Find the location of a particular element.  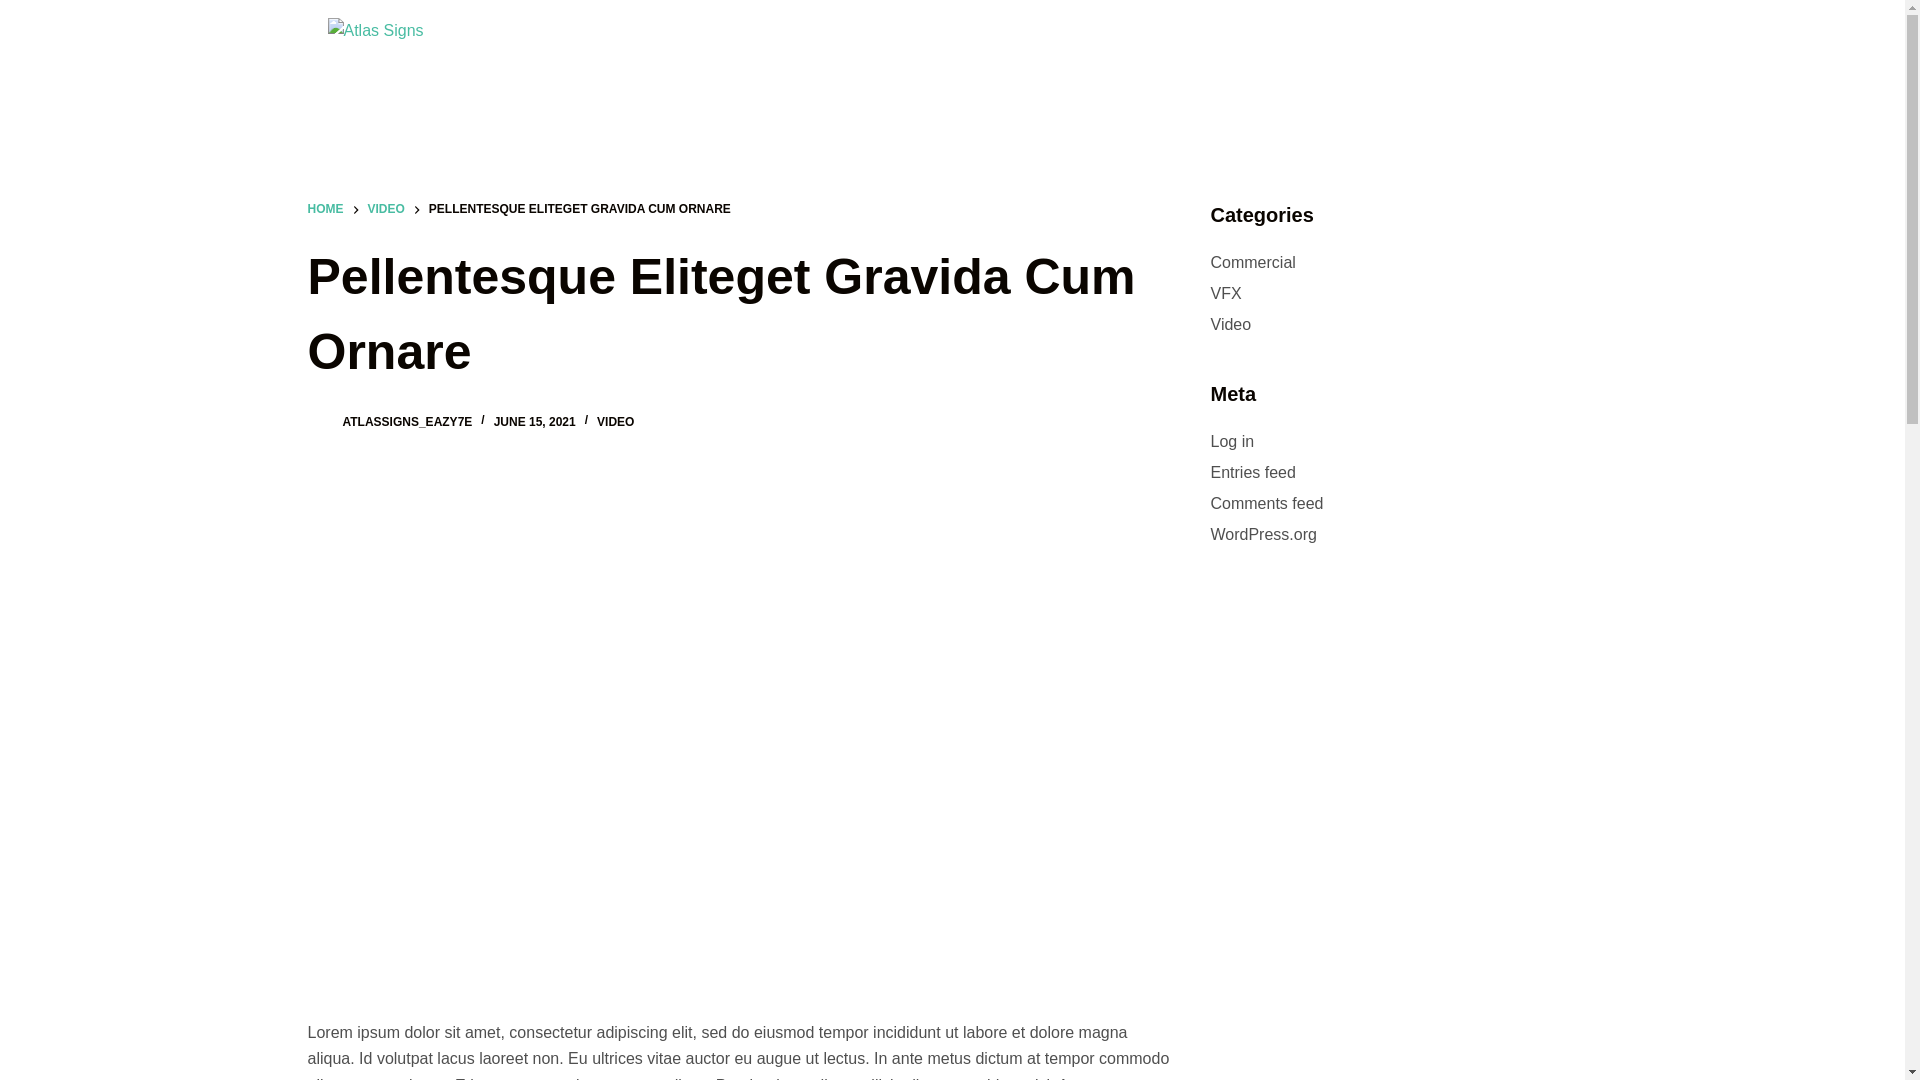

'Video' is located at coordinates (1208, 323).